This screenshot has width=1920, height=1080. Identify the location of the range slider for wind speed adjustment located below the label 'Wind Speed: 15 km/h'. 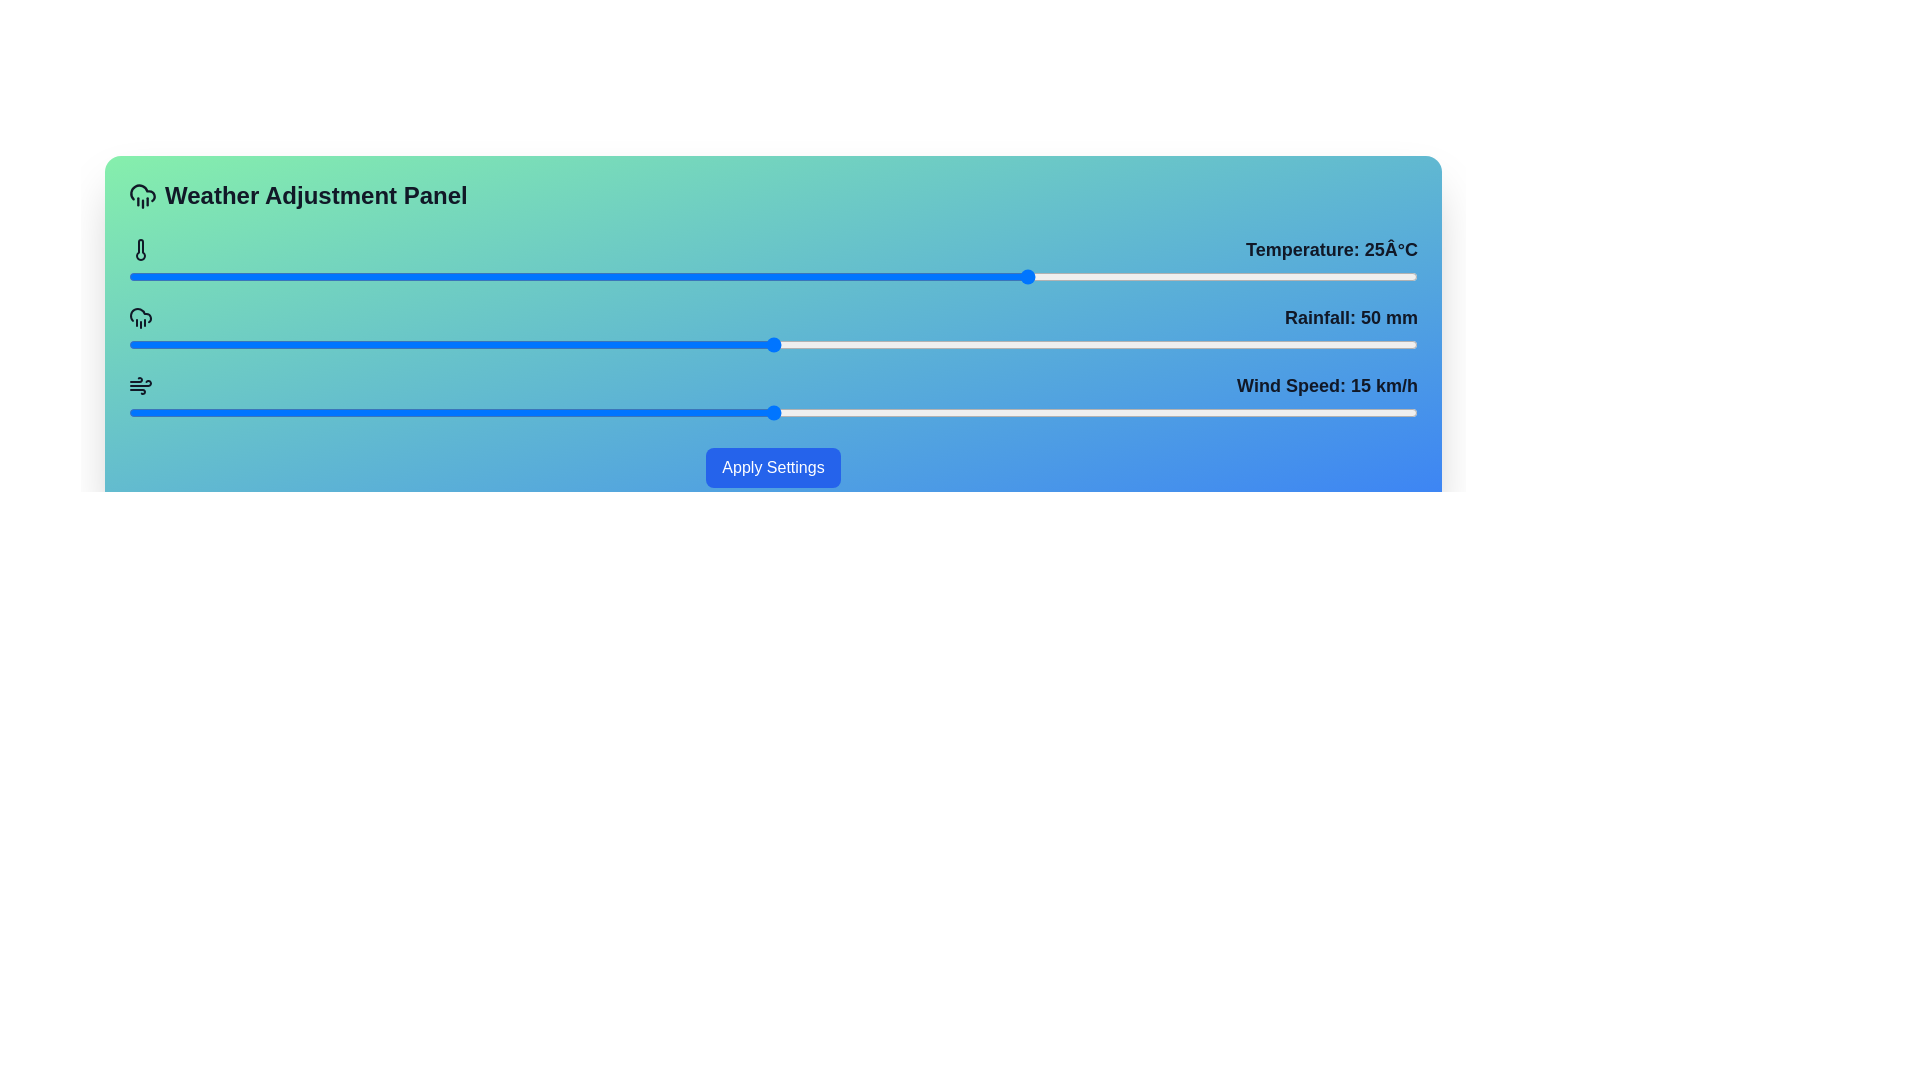
(772, 411).